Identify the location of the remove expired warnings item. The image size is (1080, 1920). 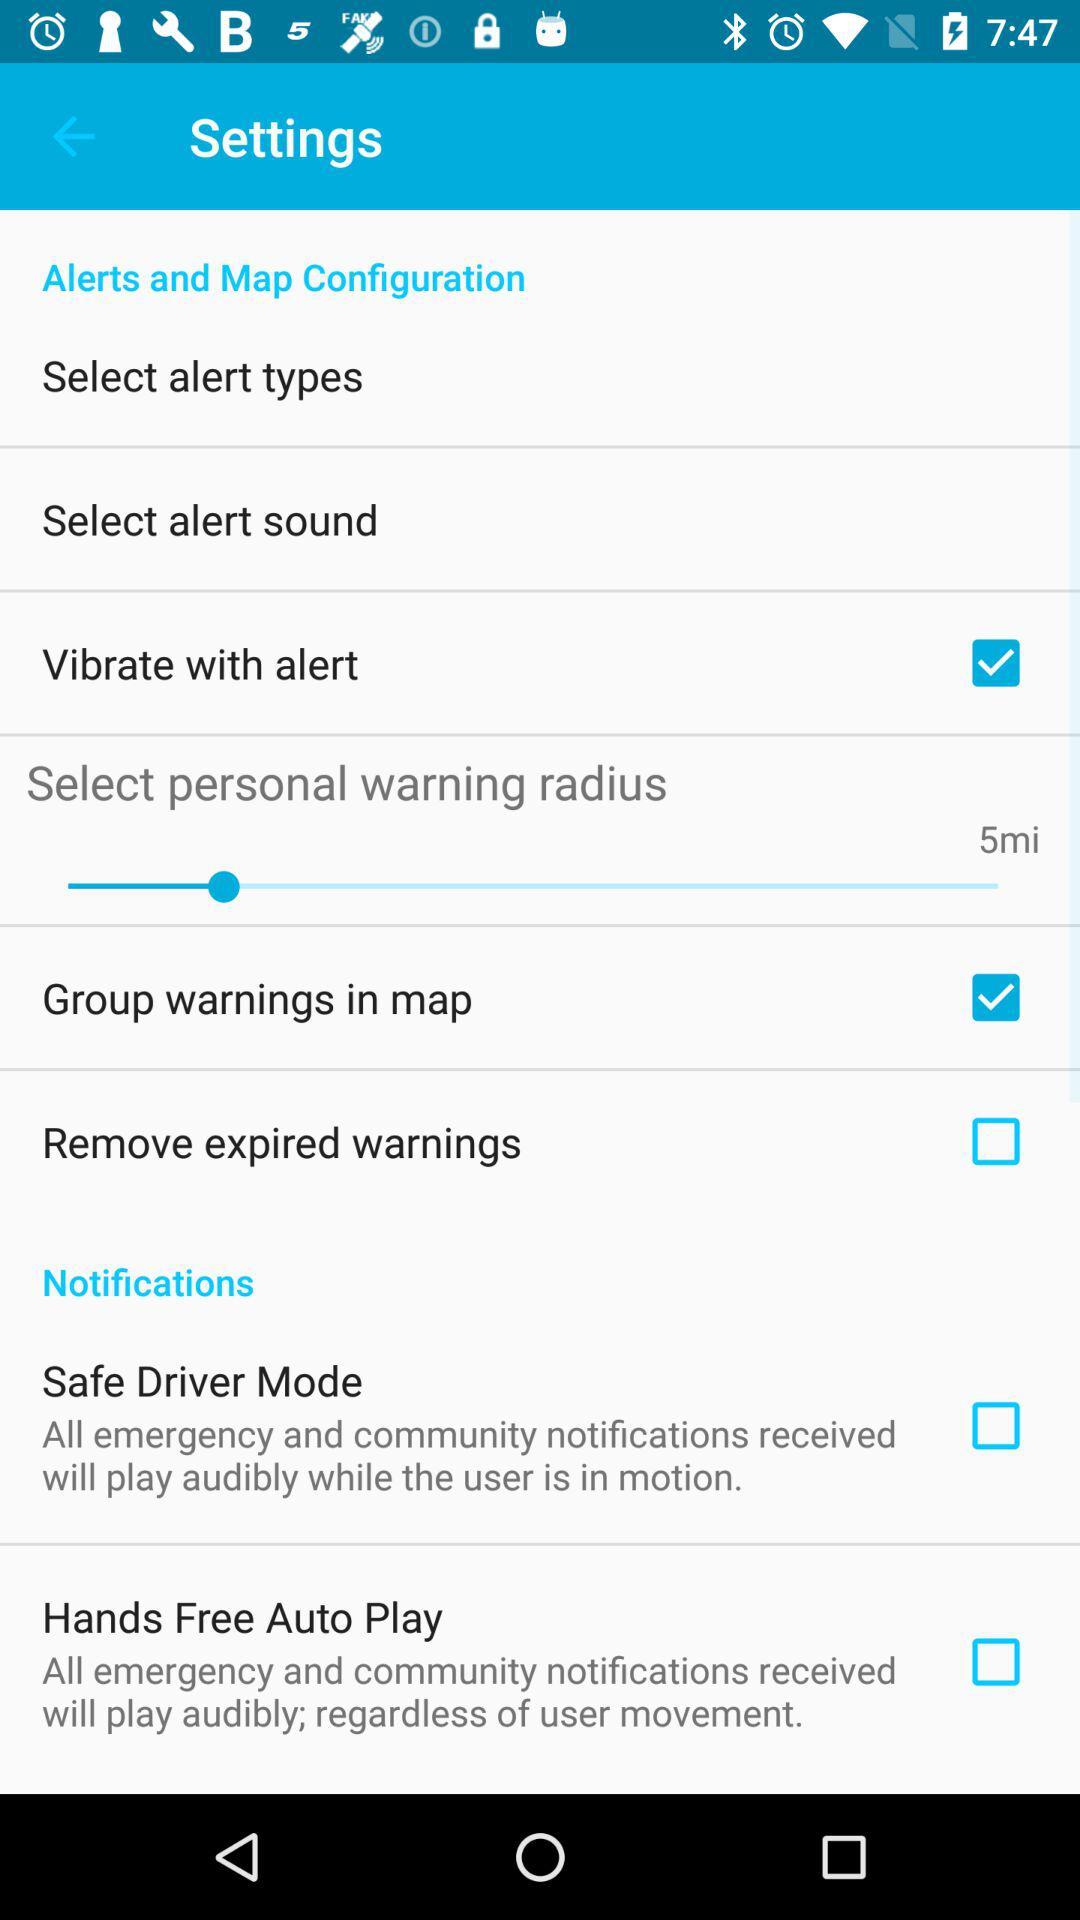
(281, 1141).